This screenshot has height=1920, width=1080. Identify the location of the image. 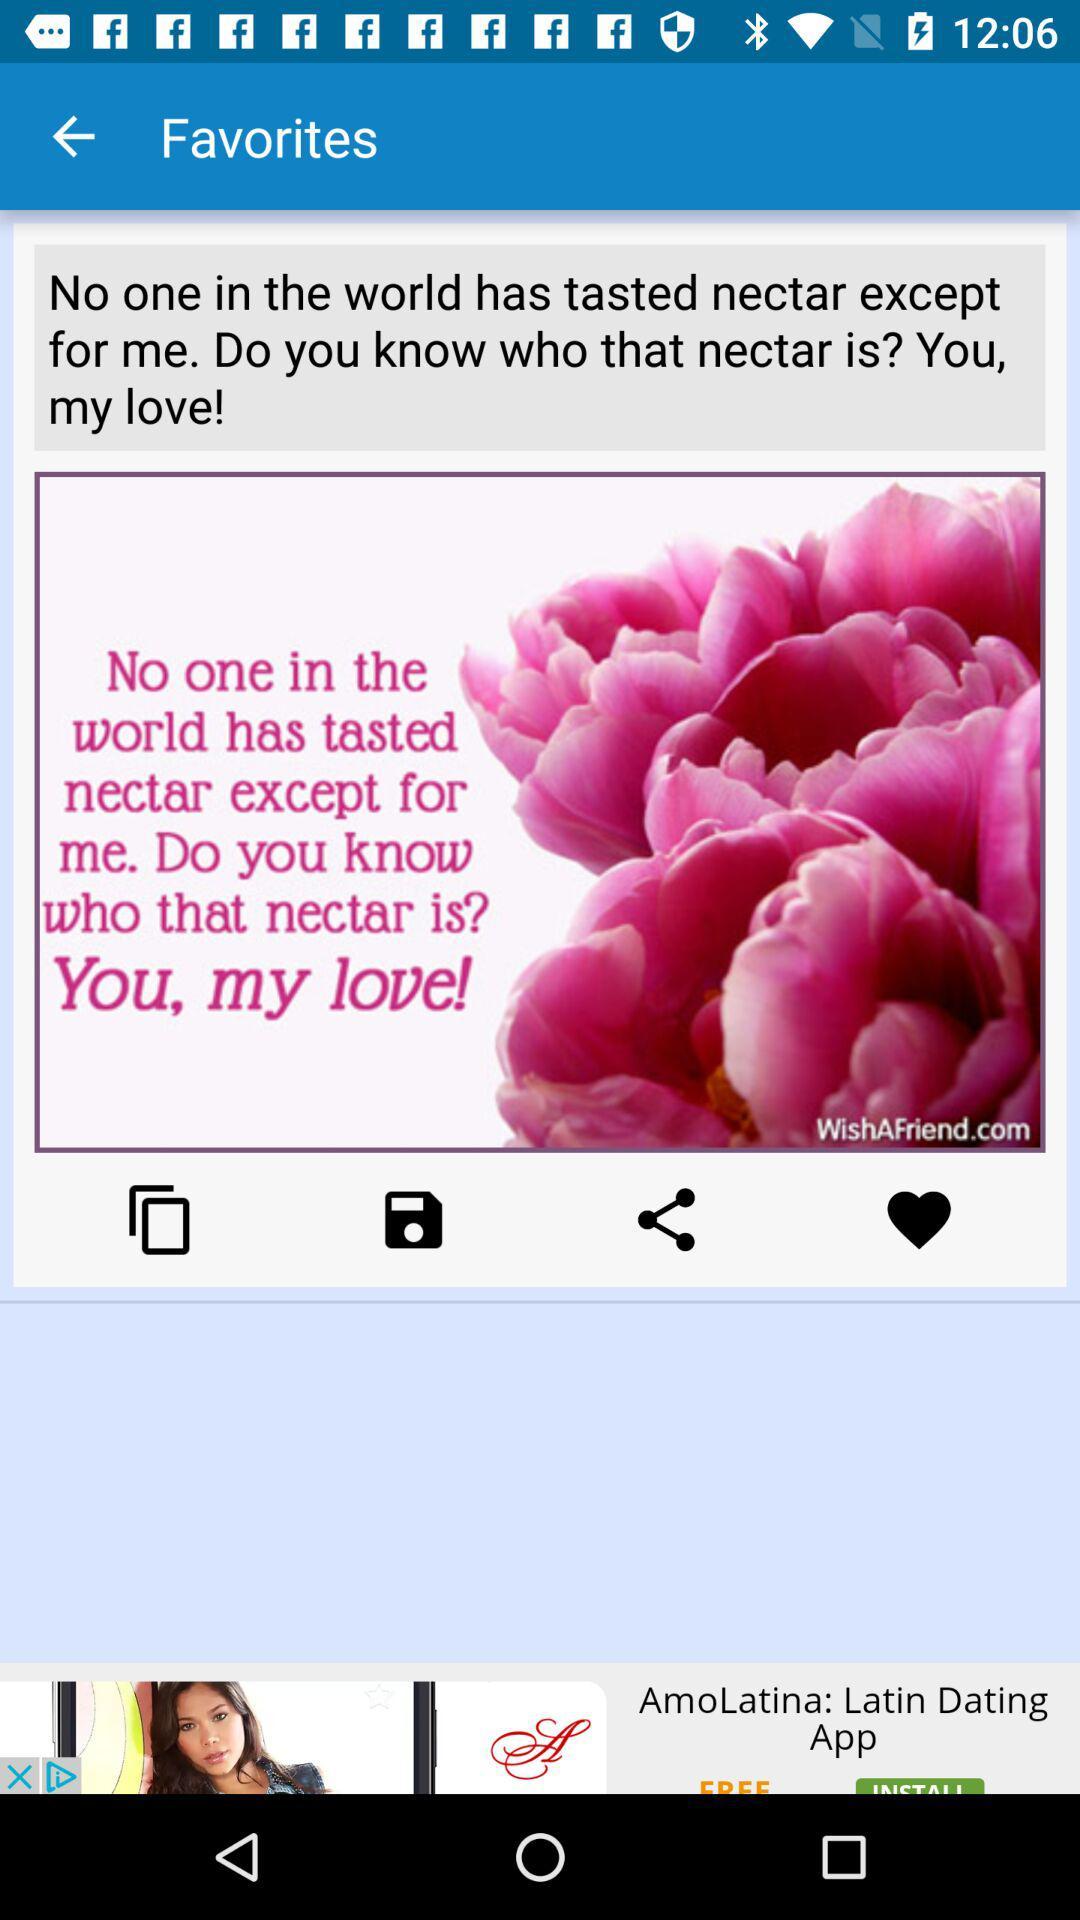
(412, 1218).